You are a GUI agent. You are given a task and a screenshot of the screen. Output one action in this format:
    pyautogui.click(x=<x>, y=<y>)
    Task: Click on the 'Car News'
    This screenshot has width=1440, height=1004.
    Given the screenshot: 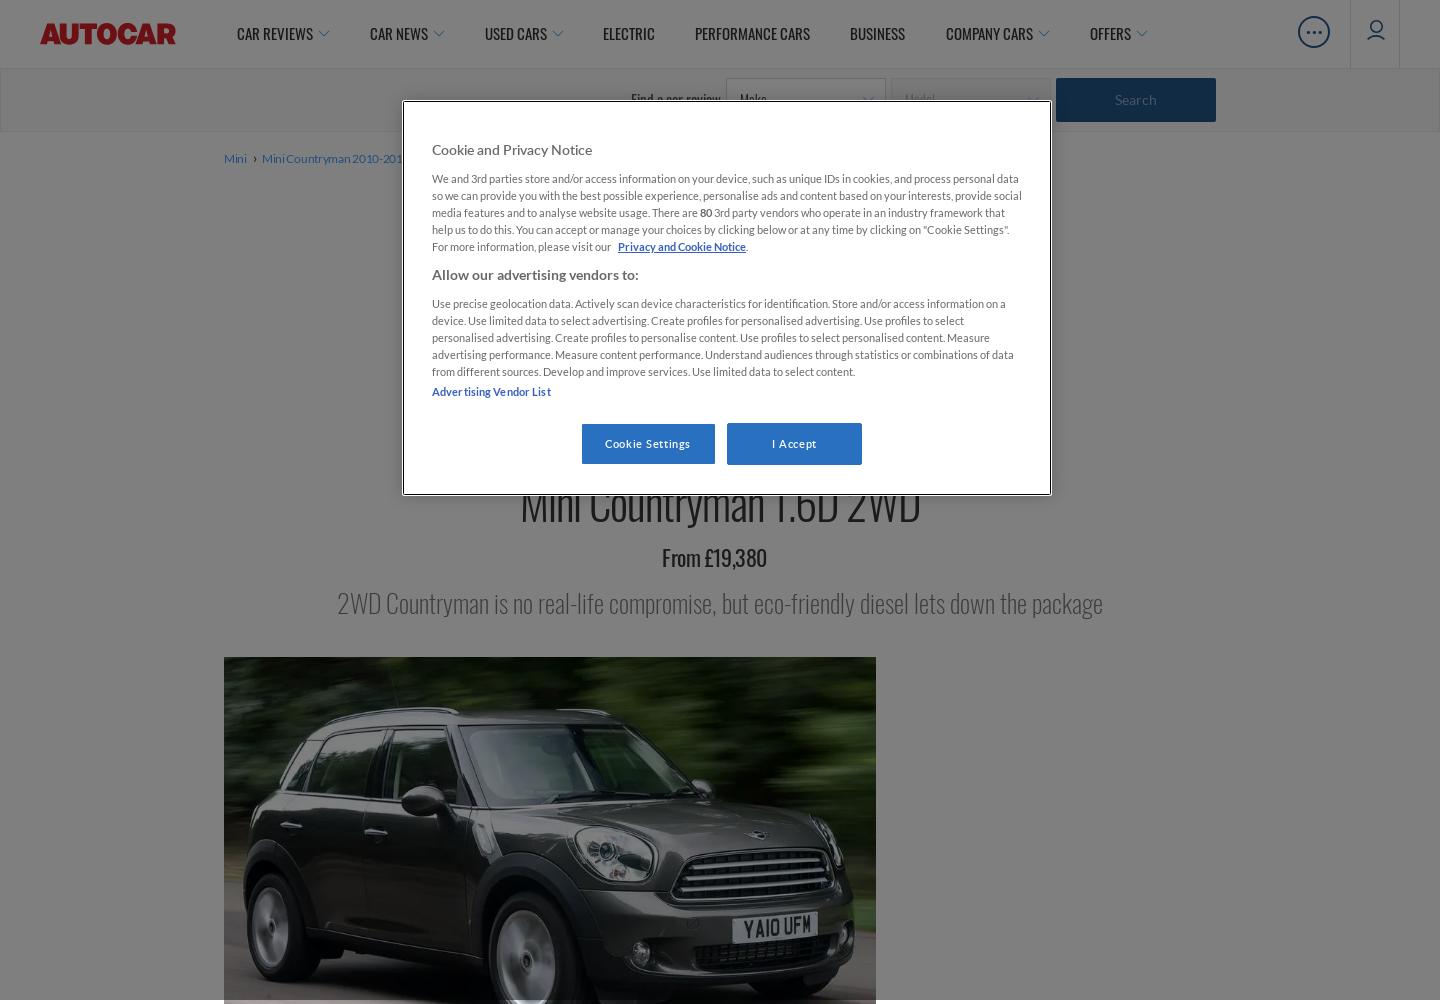 What is the action you would take?
    pyautogui.click(x=368, y=33)
    